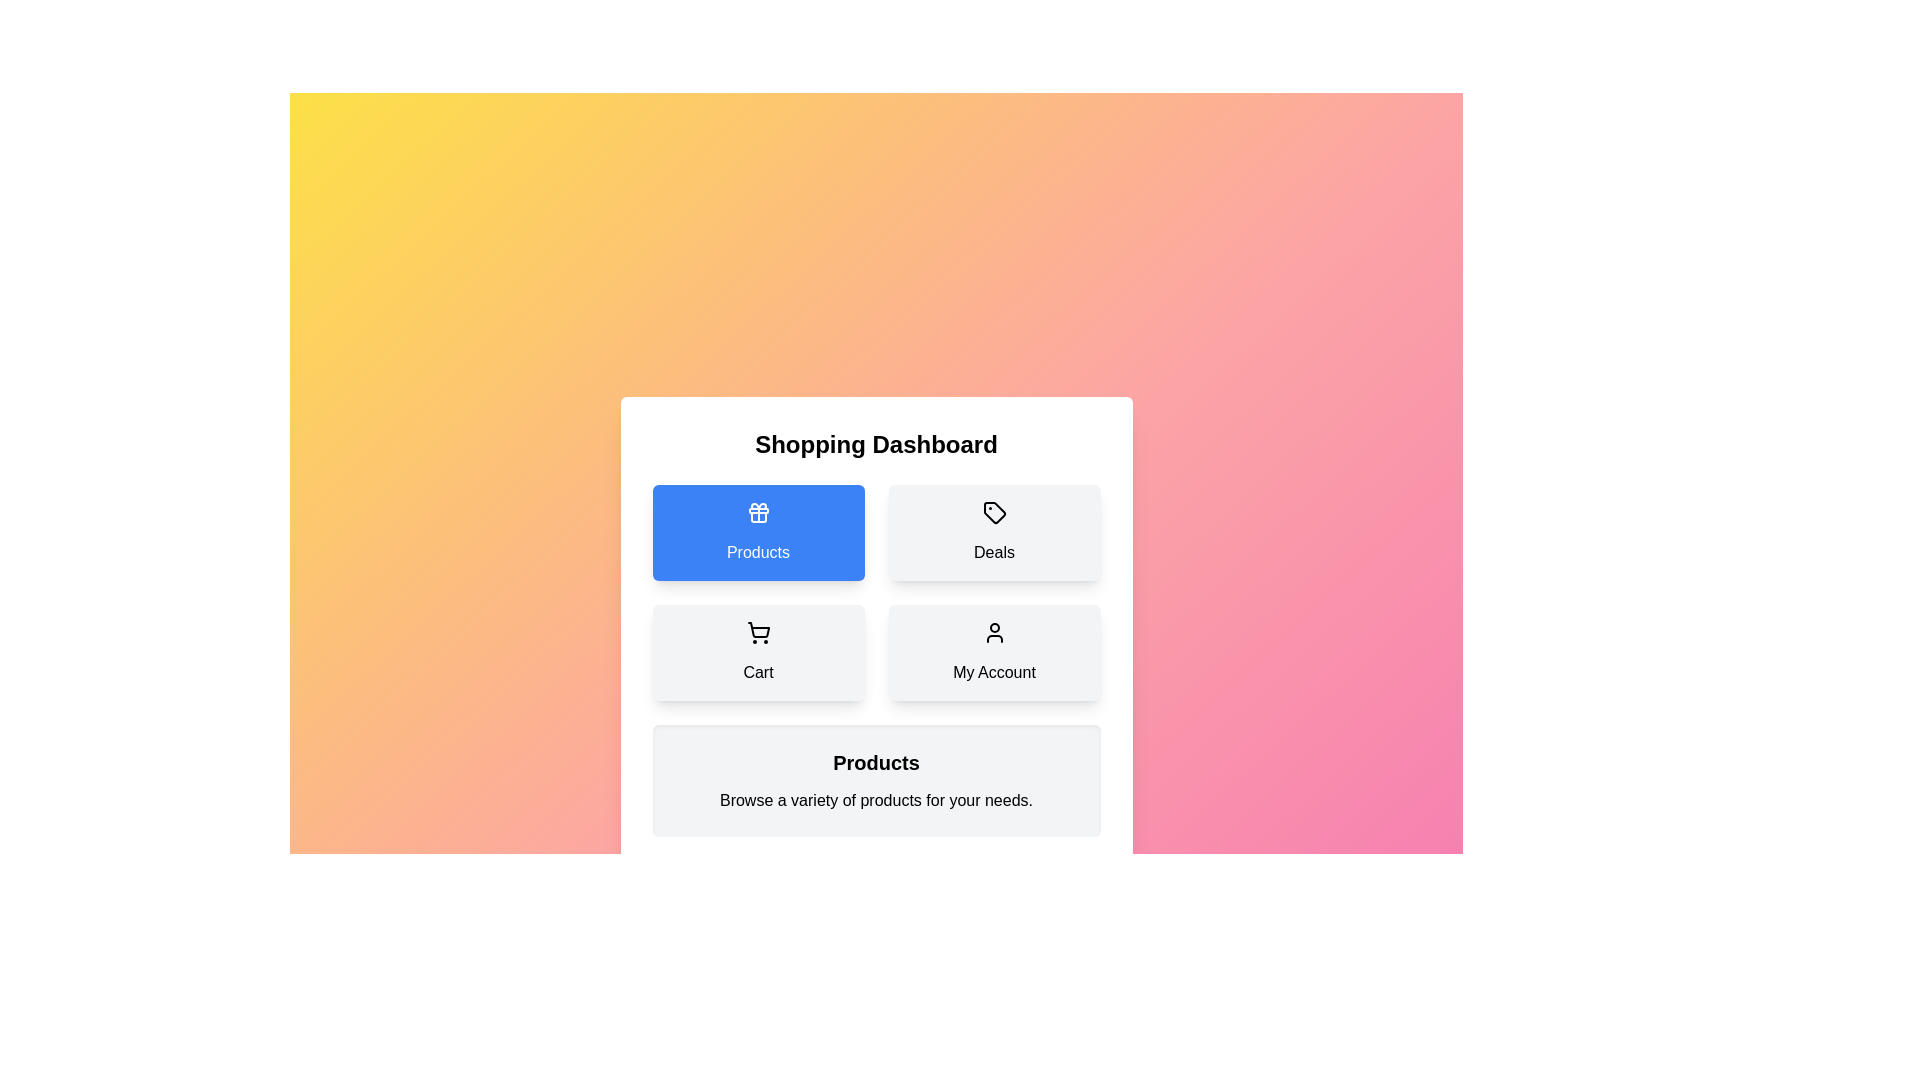 Image resolution: width=1920 pixels, height=1080 pixels. What do you see at coordinates (994, 652) in the screenshot?
I see `the 'My Account' button to view the My Account category` at bounding box center [994, 652].